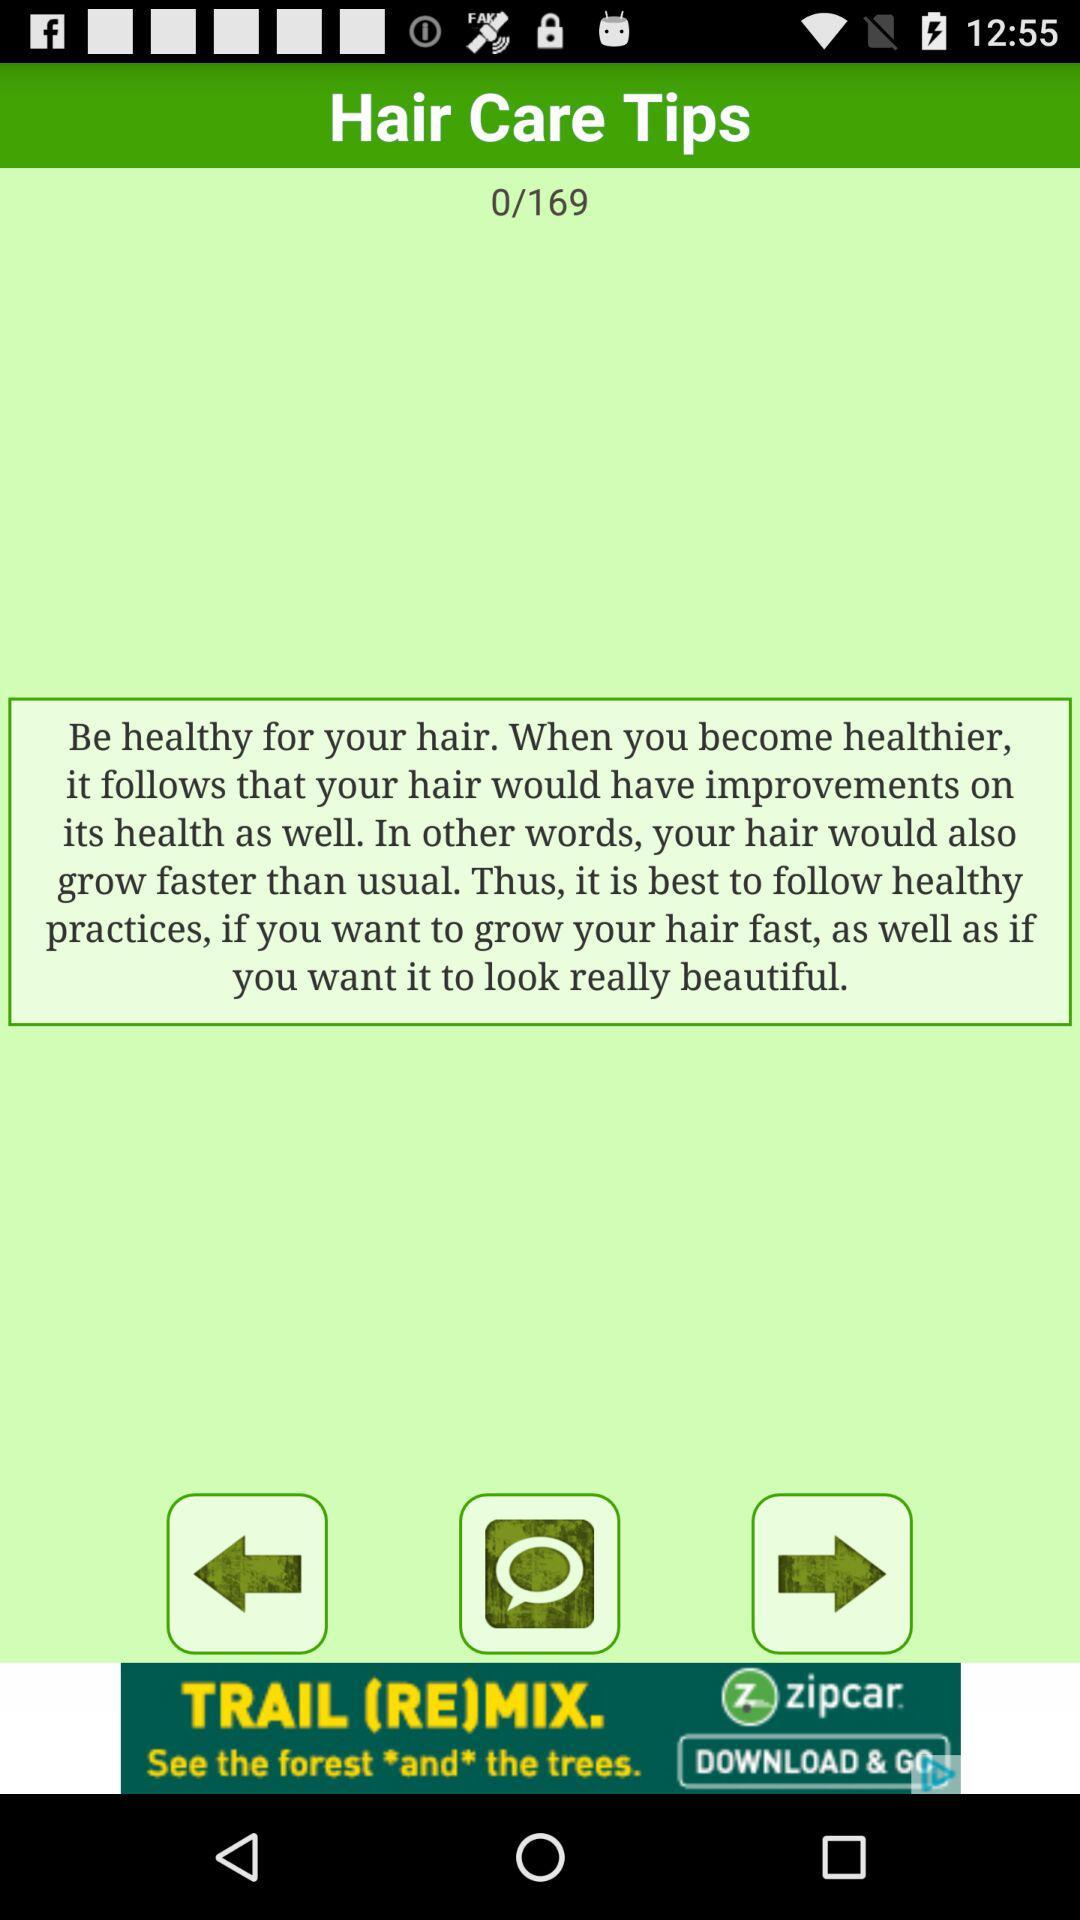 The height and width of the screenshot is (1920, 1080). Describe the element at coordinates (246, 1572) in the screenshot. I see `go back` at that location.